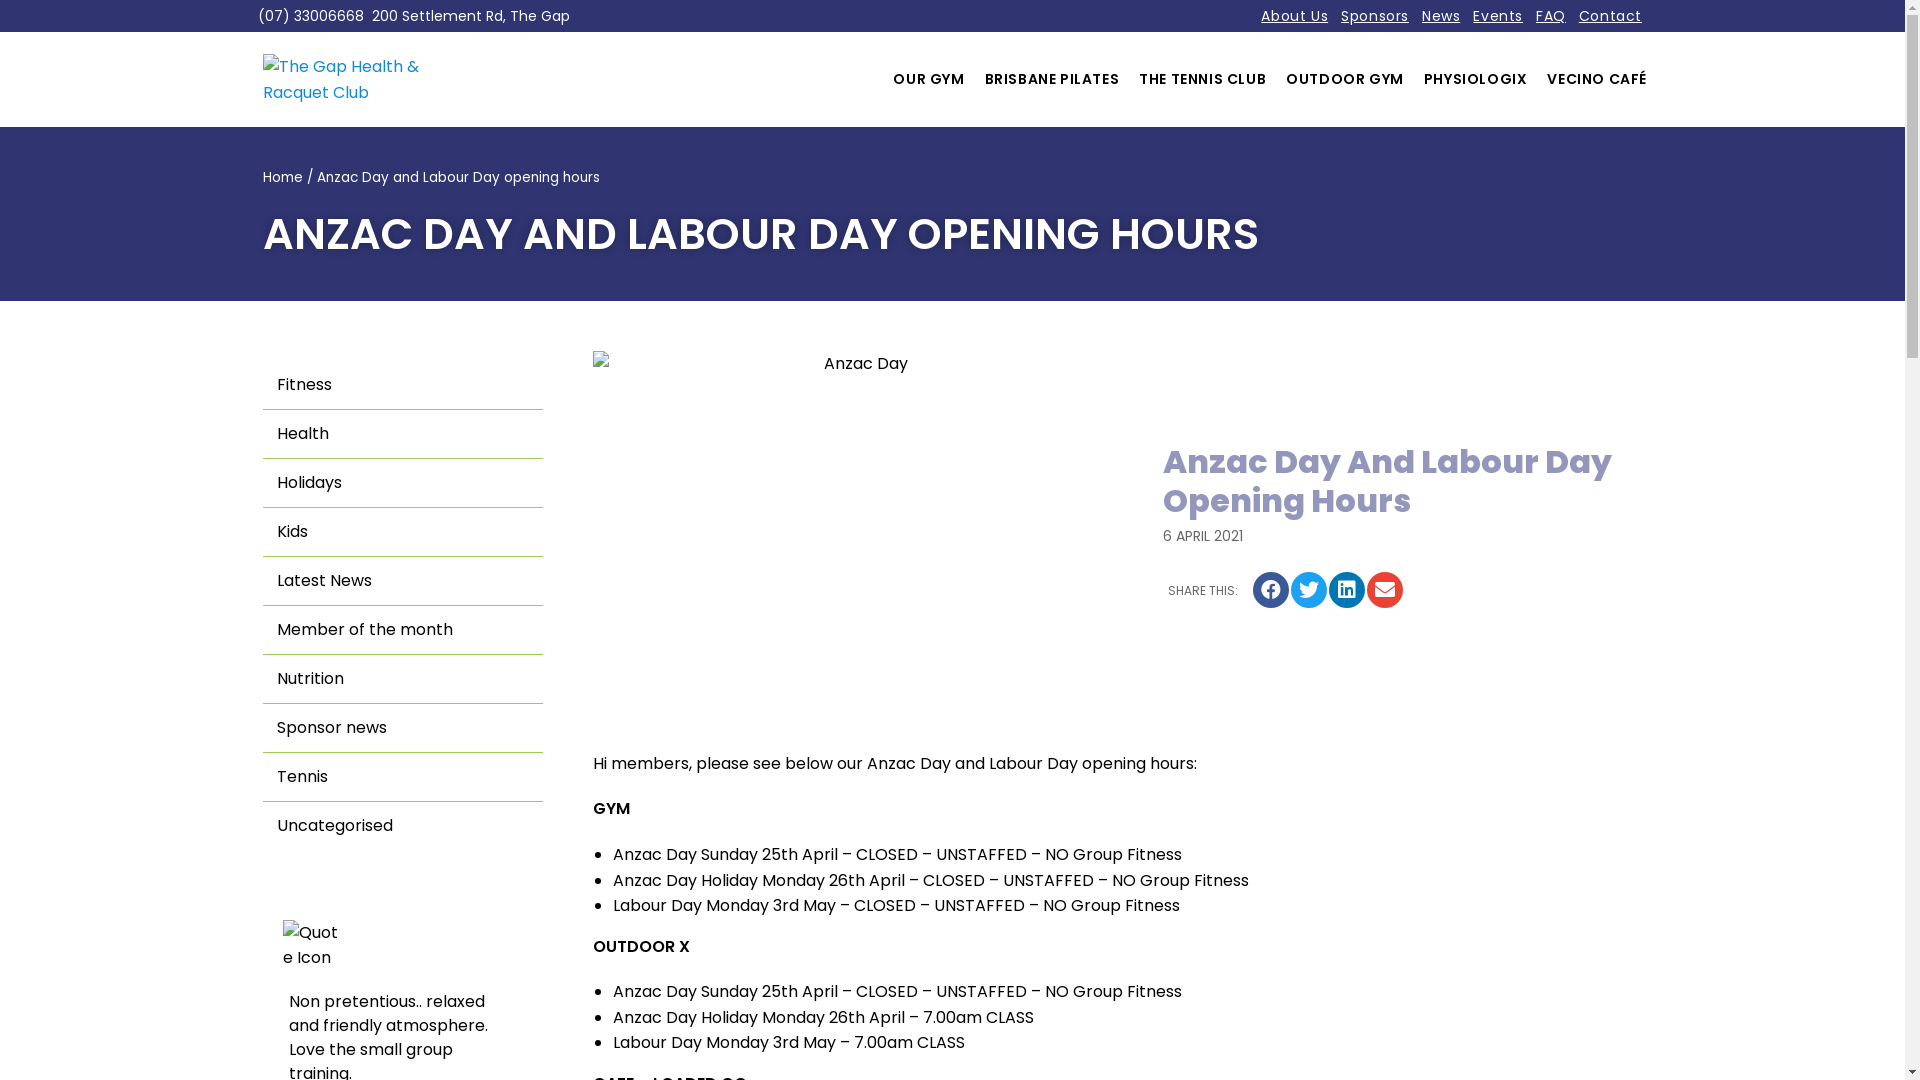  I want to click on 'Uncategorised', so click(402, 825).